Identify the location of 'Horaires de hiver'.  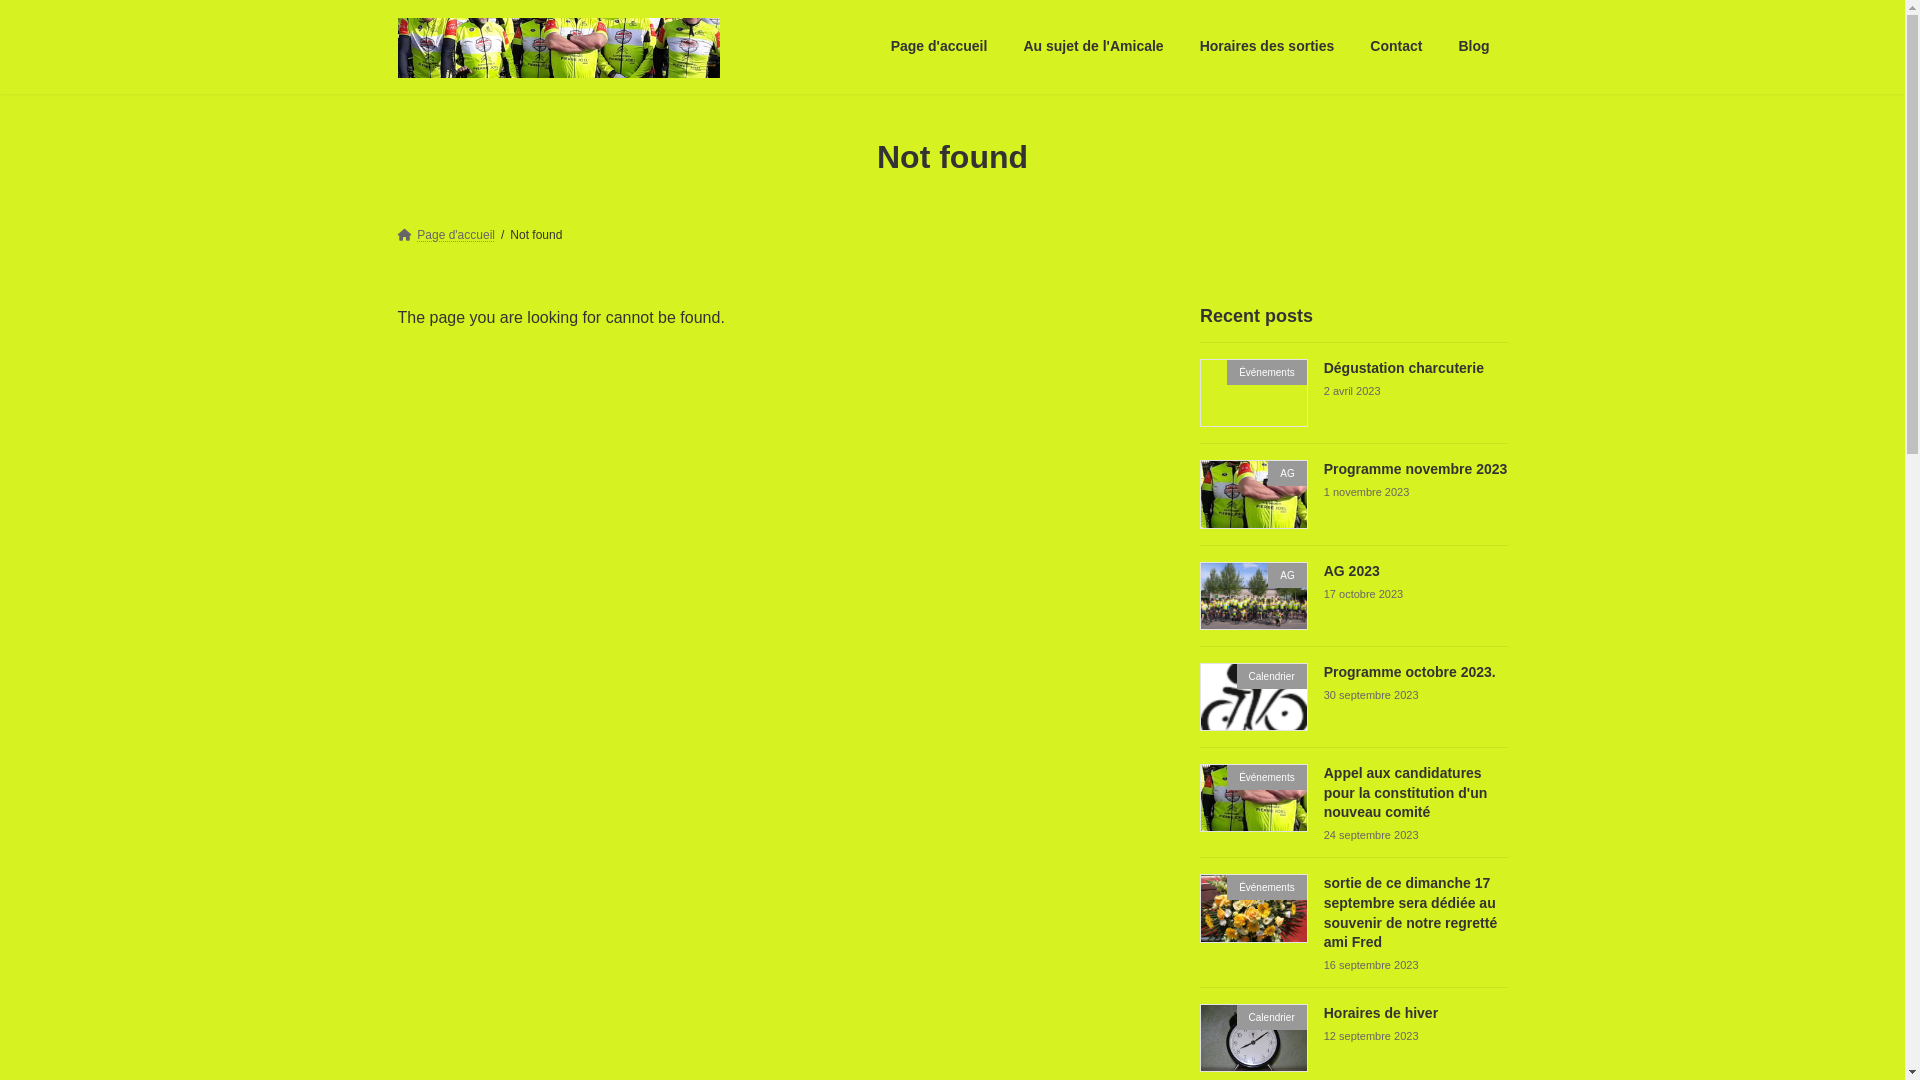
(1323, 1013).